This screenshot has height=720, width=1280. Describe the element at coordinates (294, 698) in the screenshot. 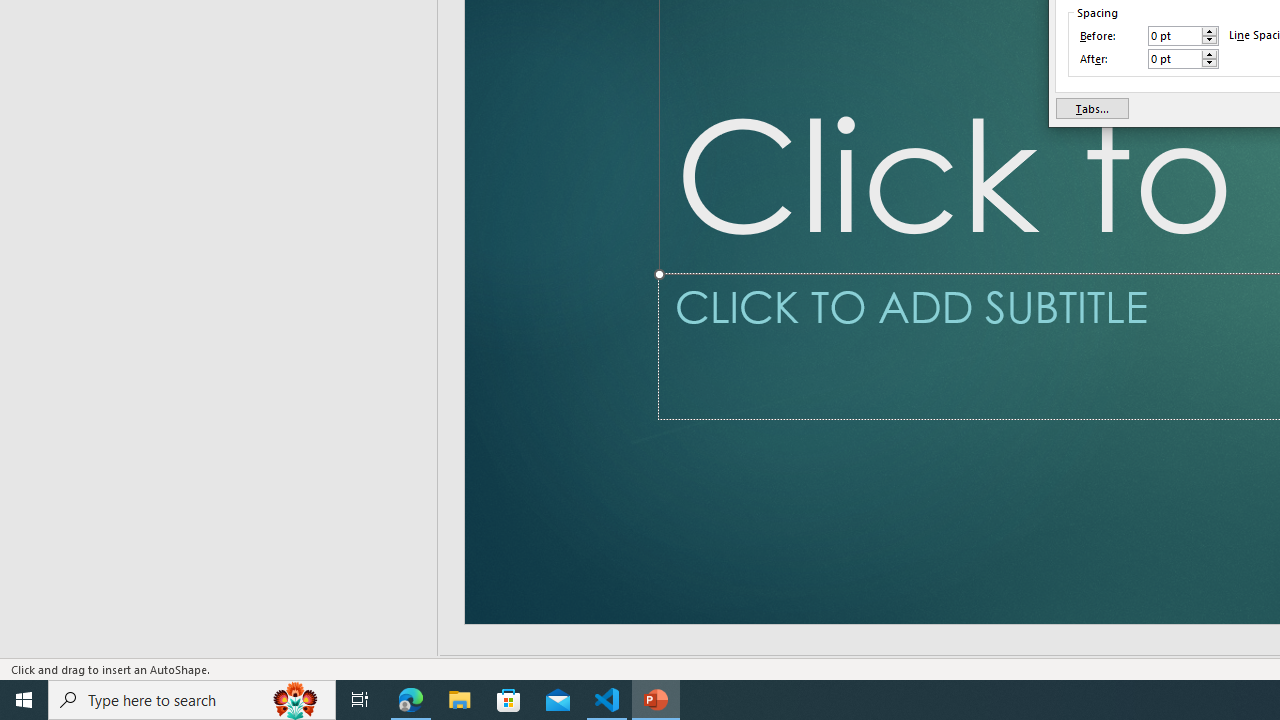

I see `'Search highlights icon opens search home window'` at that location.